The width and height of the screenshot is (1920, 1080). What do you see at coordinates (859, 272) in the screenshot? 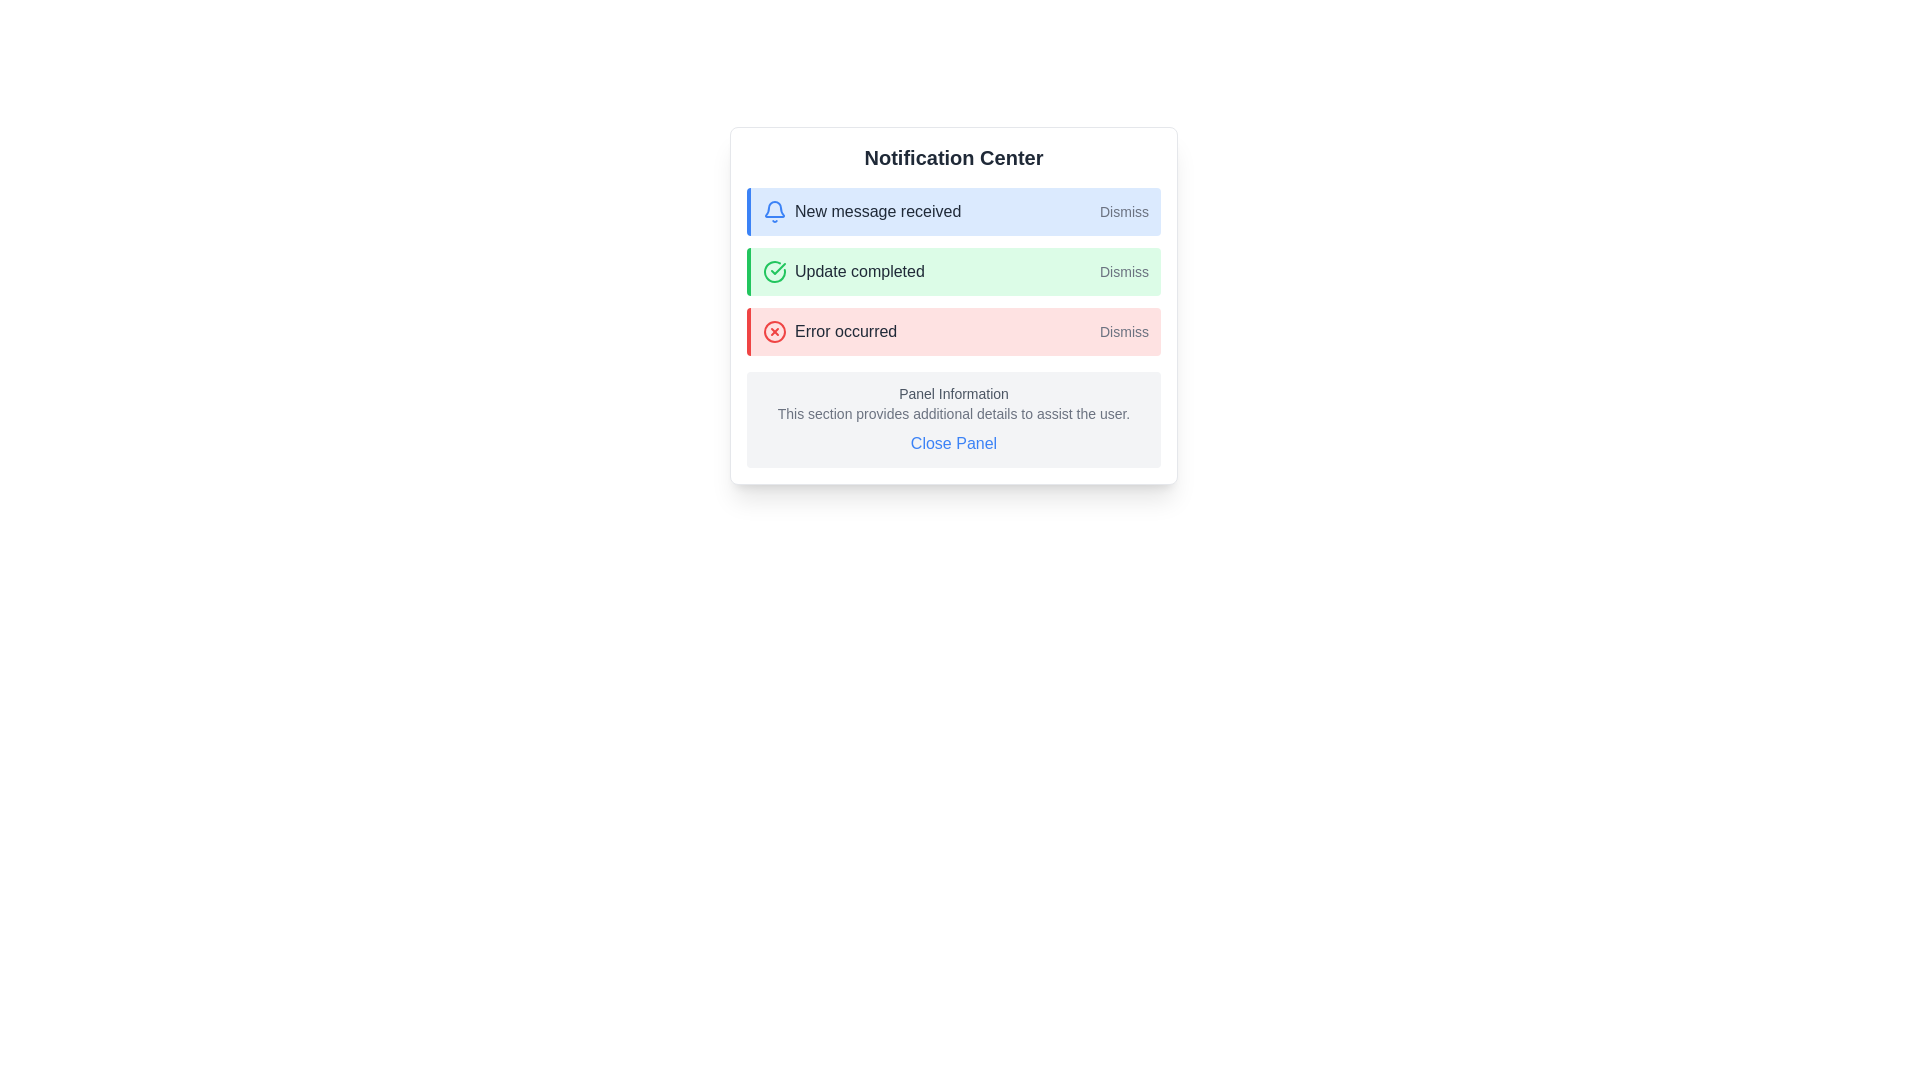
I see `the 'Update completed' text label located centrally within the second notification card in the 'Notification Center', positioned between a green check-circle icon and the 'Dismiss' button` at bounding box center [859, 272].